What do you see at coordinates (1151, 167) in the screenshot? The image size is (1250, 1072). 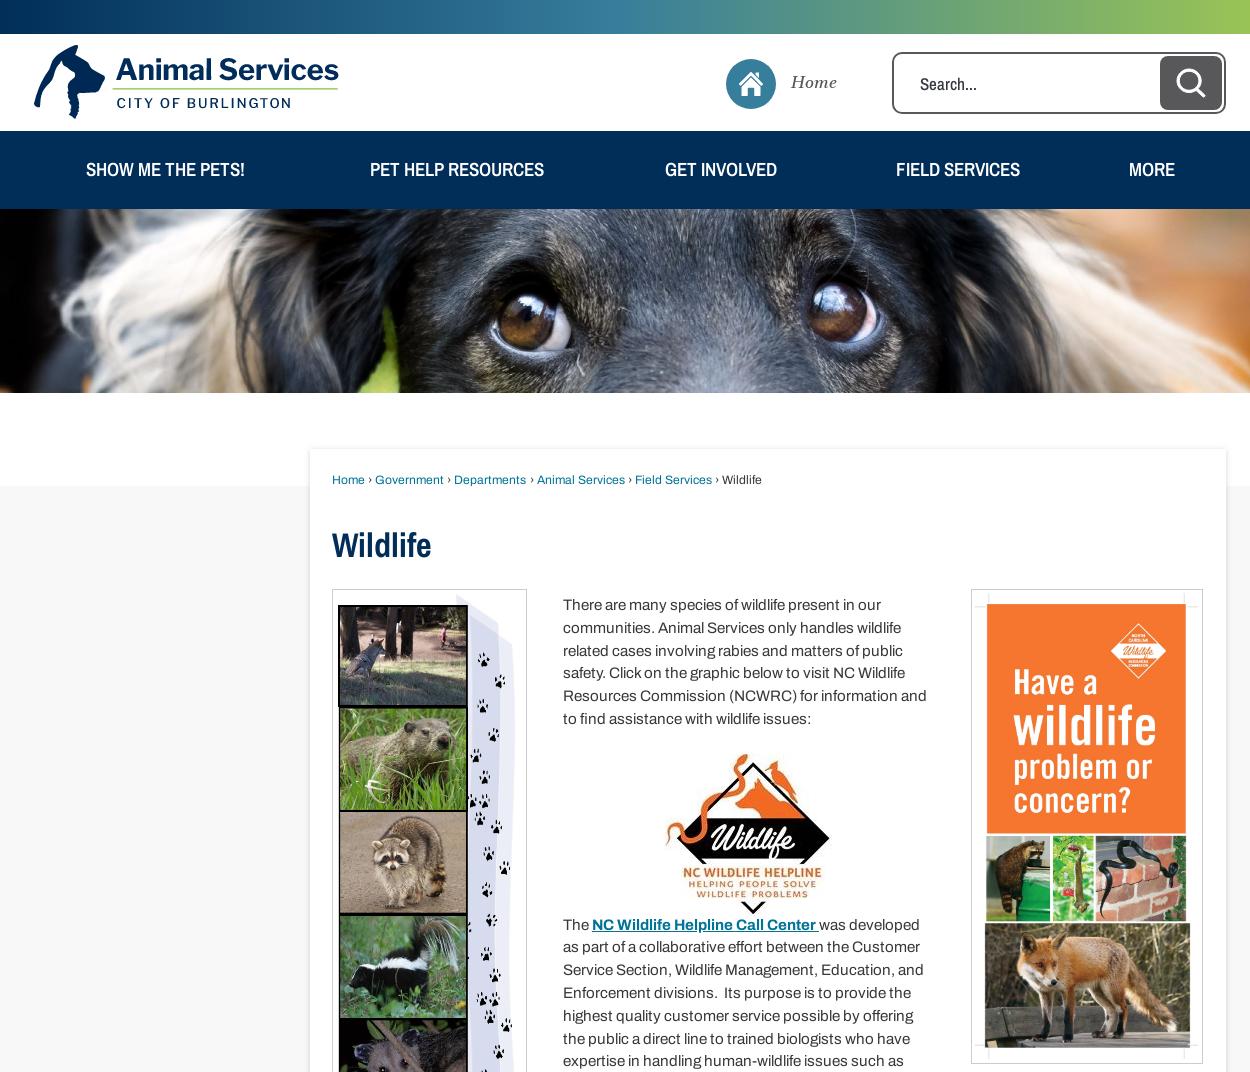 I see `'More'` at bounding box center [1151, 167].